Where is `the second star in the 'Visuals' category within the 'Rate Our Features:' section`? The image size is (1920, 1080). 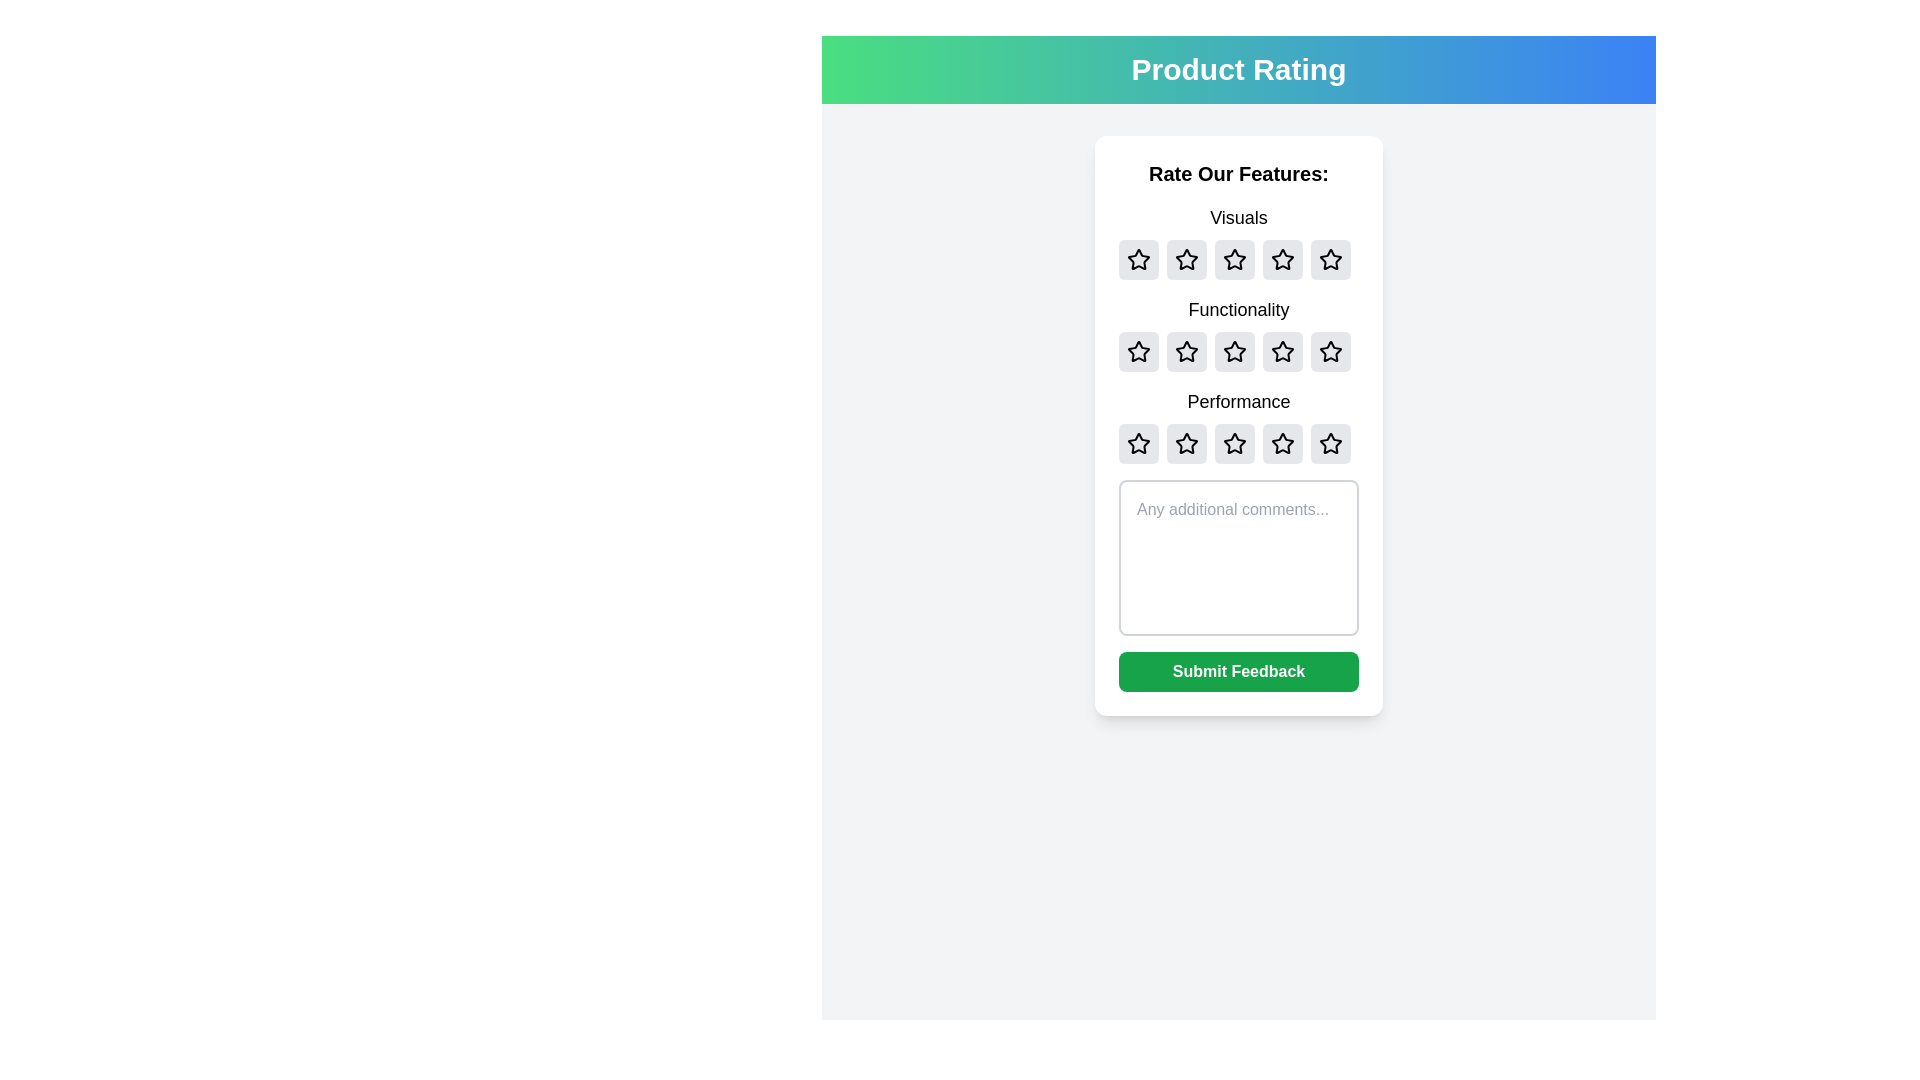 the second star in the 'Visuals' category within the 'Rate Our Features:' section is located at coordinates (1186, 258).